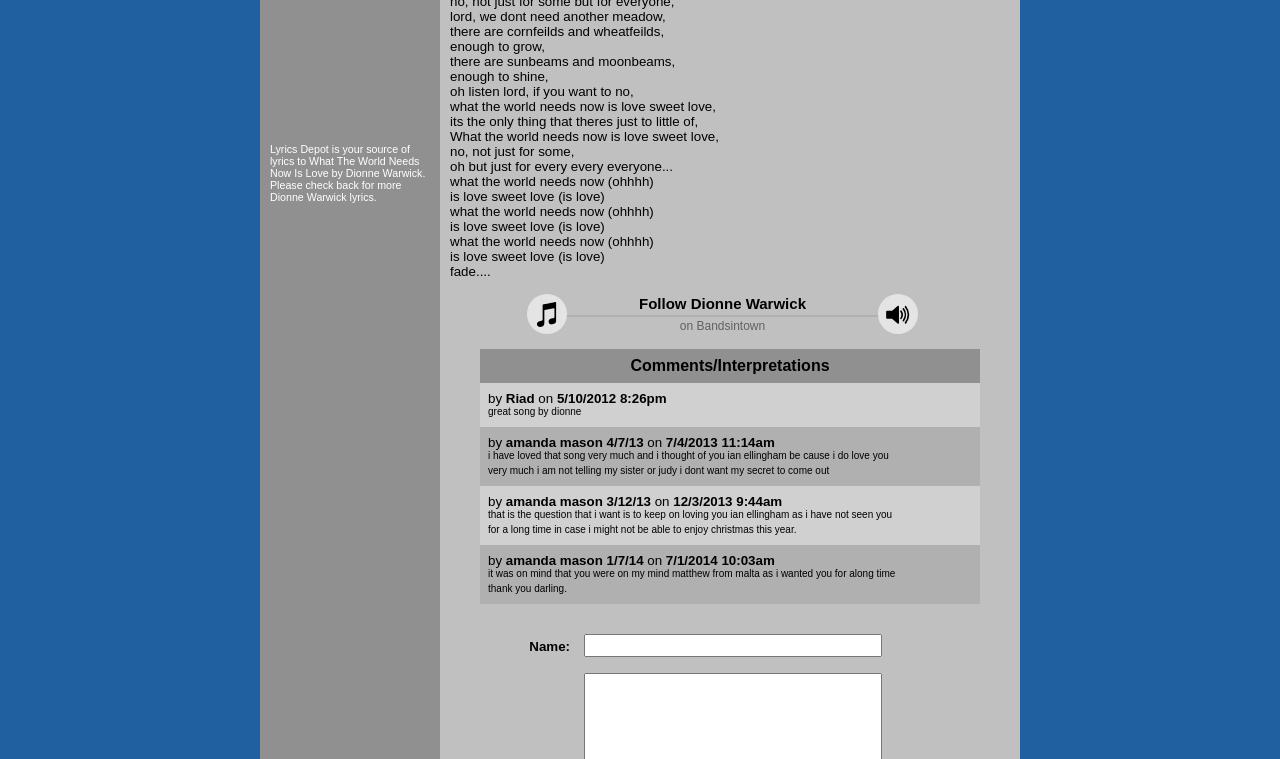 This screenshot has height=759, width=1280. What do you see at coordinates (561, 60) in the screenshot?
I see `'there are sunbeams and moonbeams,'` at bounding box center [561, 60].